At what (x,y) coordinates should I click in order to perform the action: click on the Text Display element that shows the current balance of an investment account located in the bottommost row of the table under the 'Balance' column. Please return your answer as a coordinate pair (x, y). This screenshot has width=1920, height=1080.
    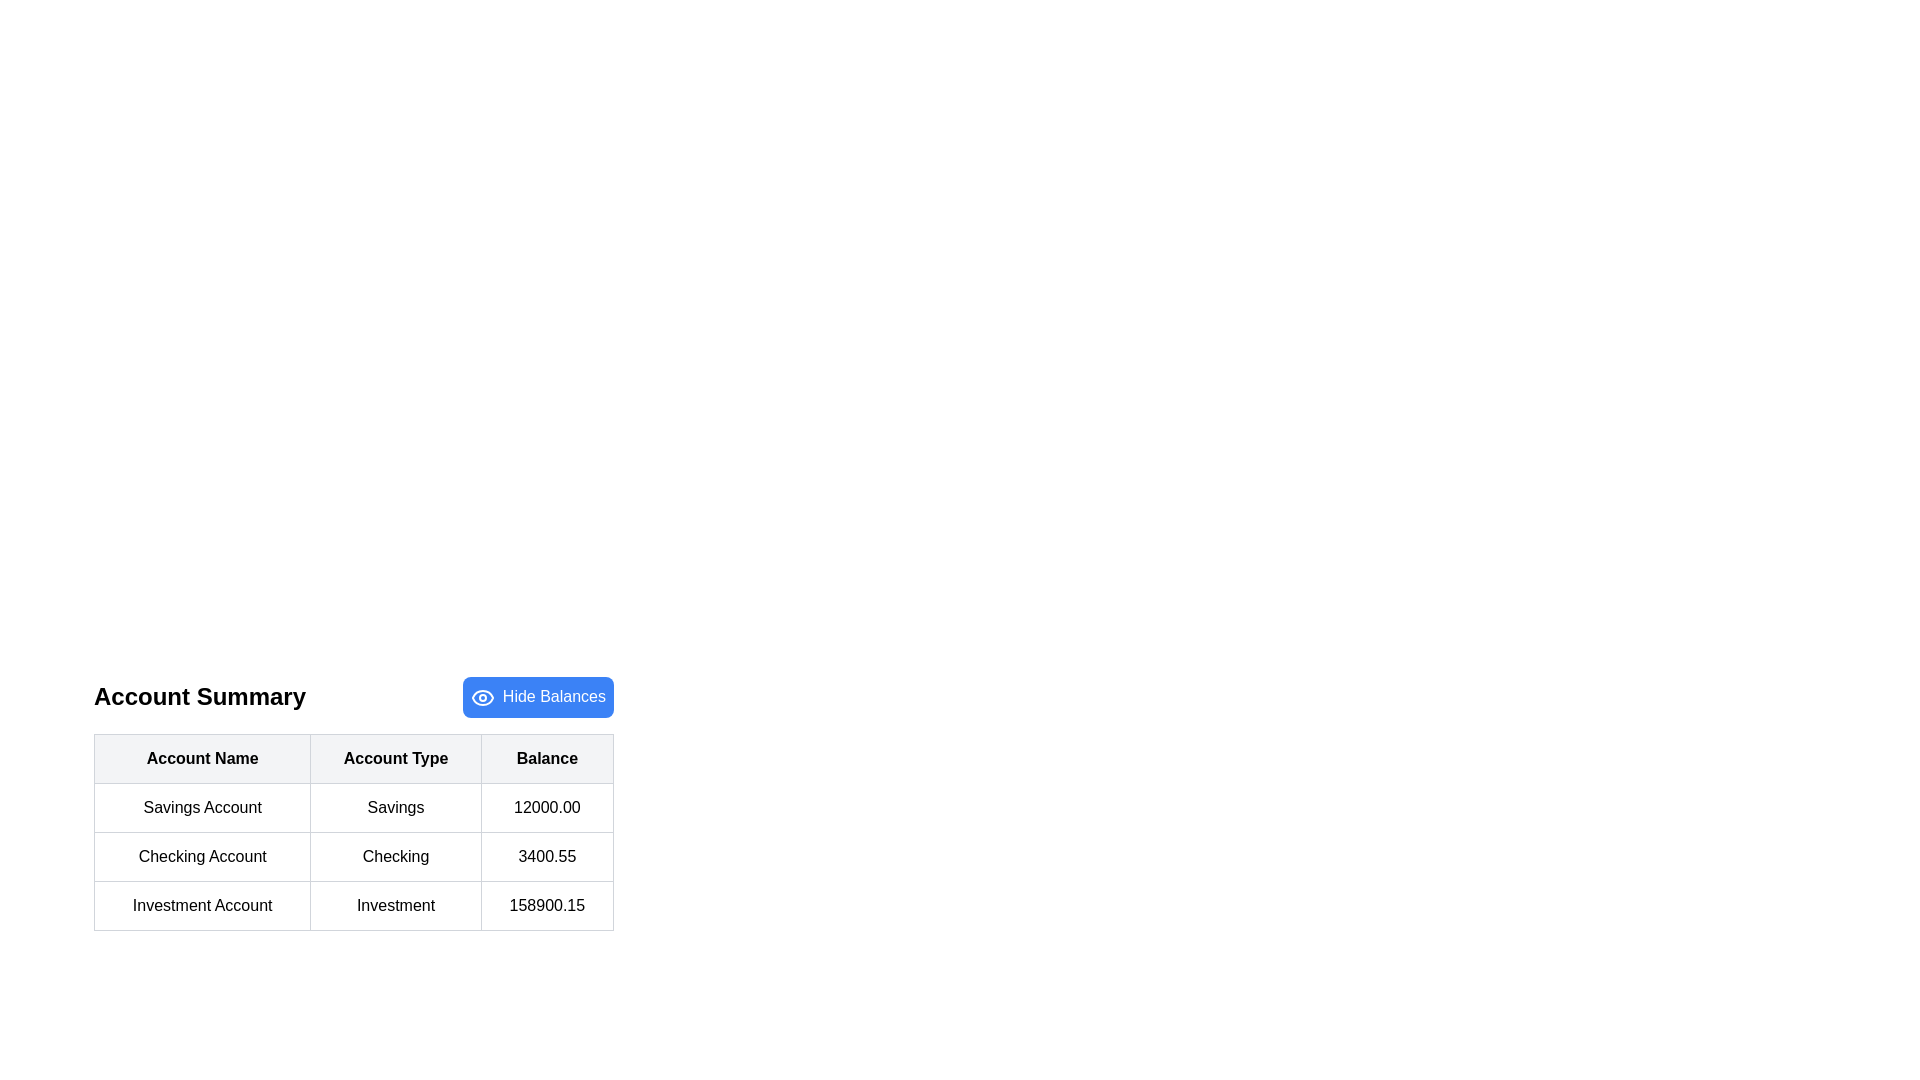
    Looking at the image, I should click on (547, 905).